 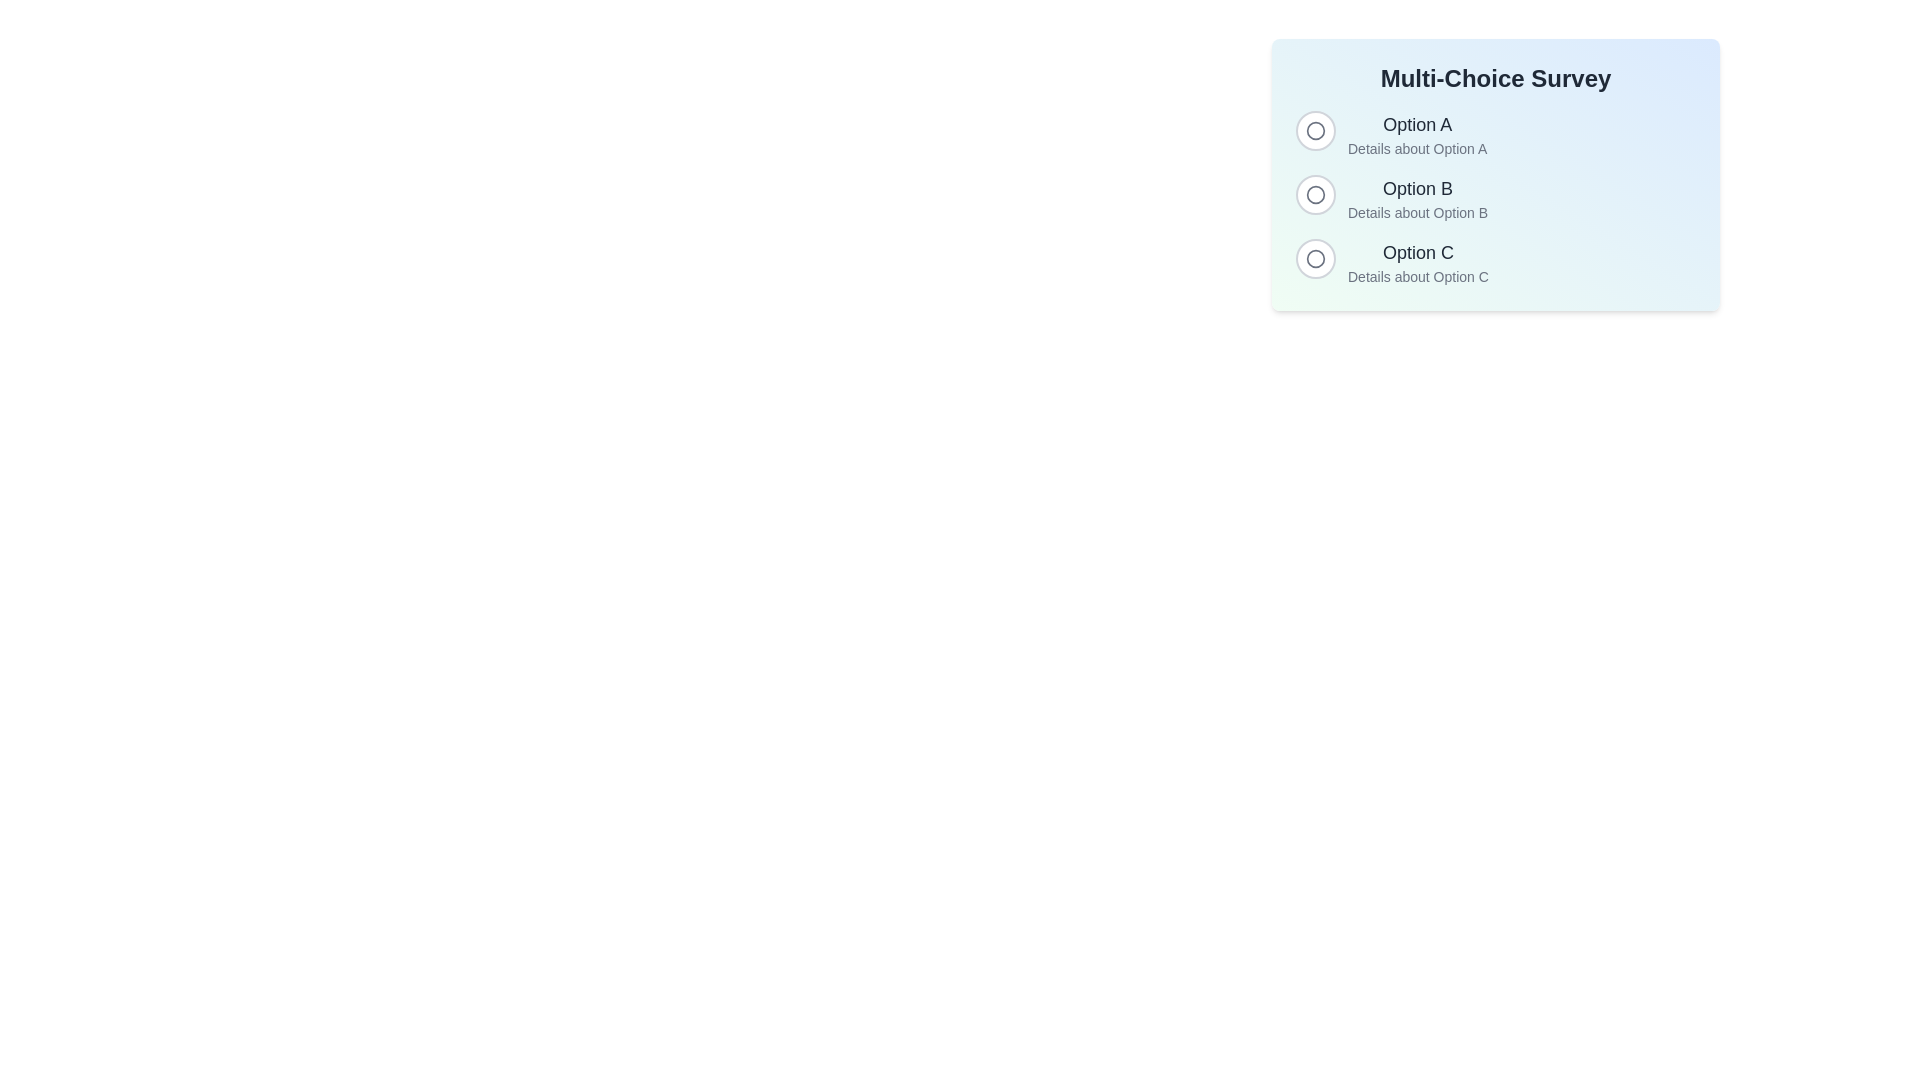 I want to click on the radio button for 'Option B' in the Multi-Choice Survey for keyboard navigation, so click(x=1496, y=199).